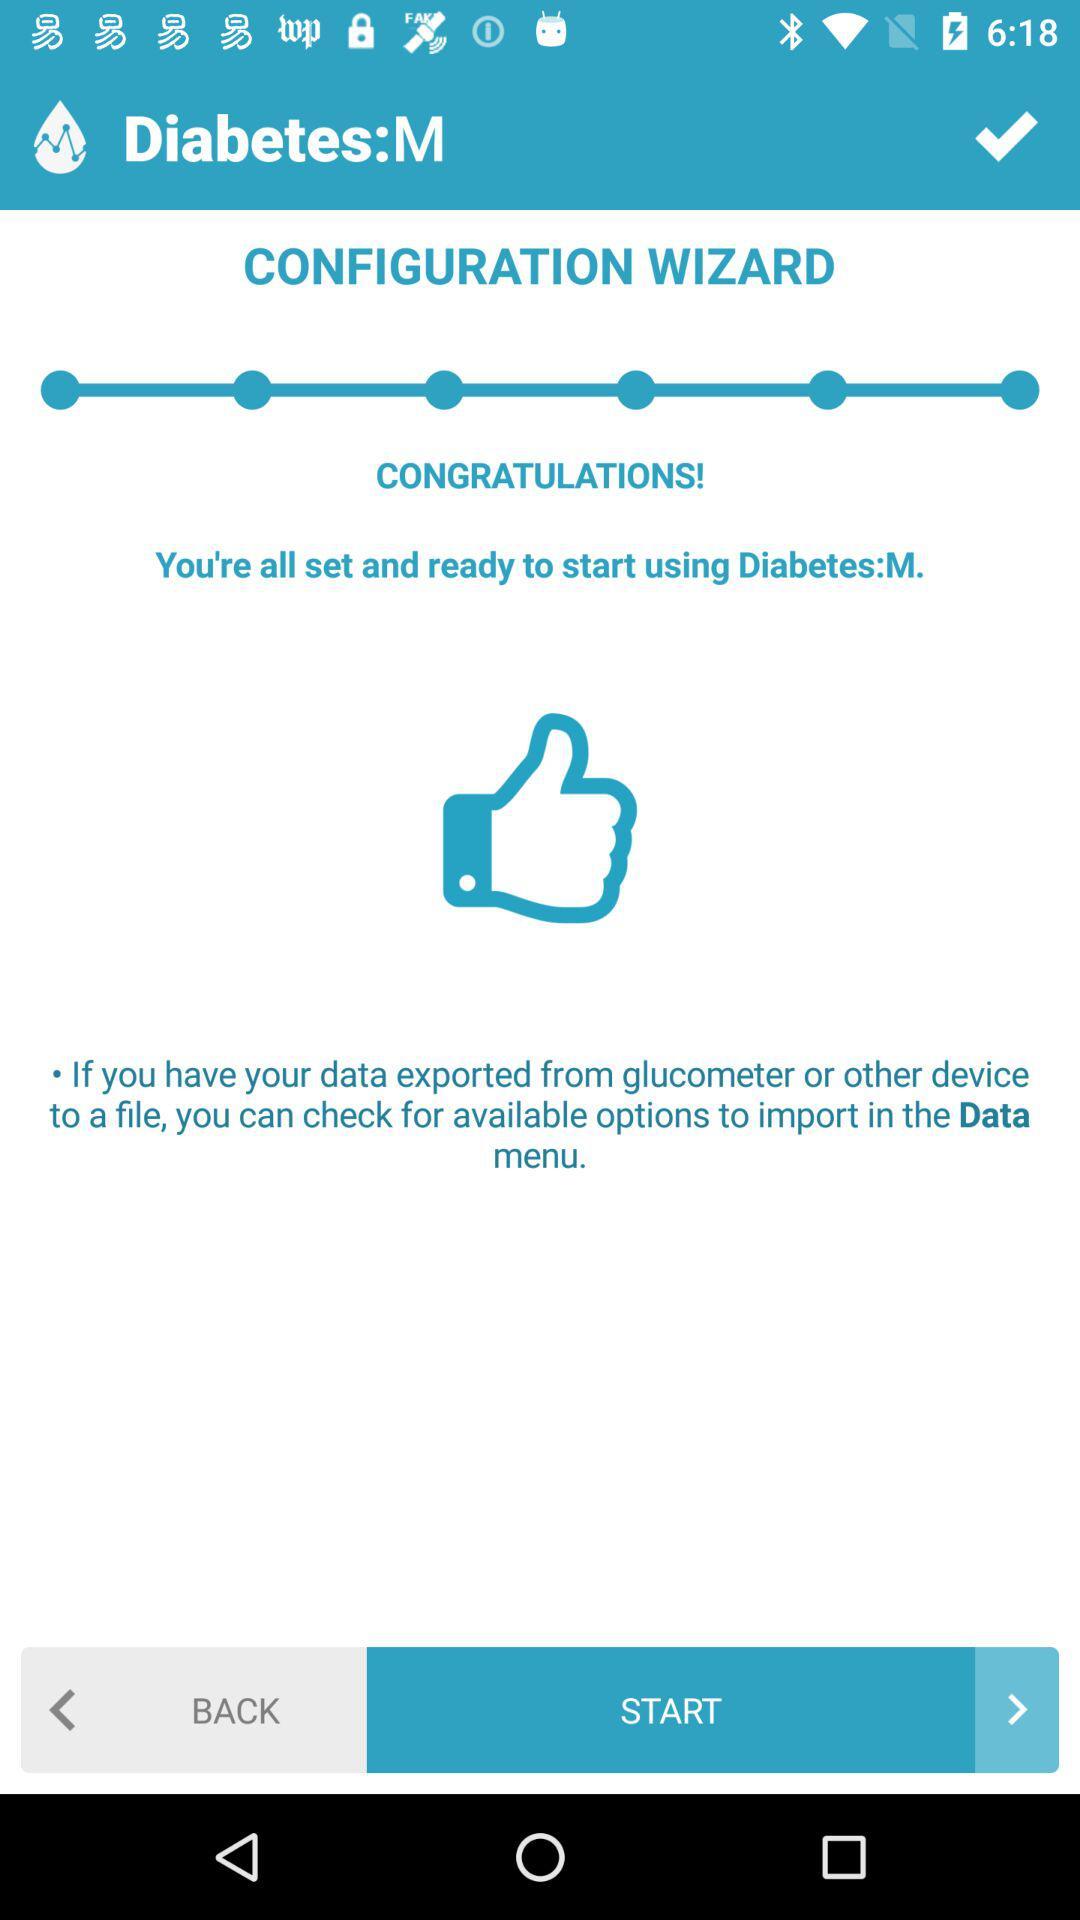 The image size is (1080, 1920). What do you see at coordinates (193, 1708) in the screenshot?
I see `item to the left of start` at bounding box center [193, 1708].